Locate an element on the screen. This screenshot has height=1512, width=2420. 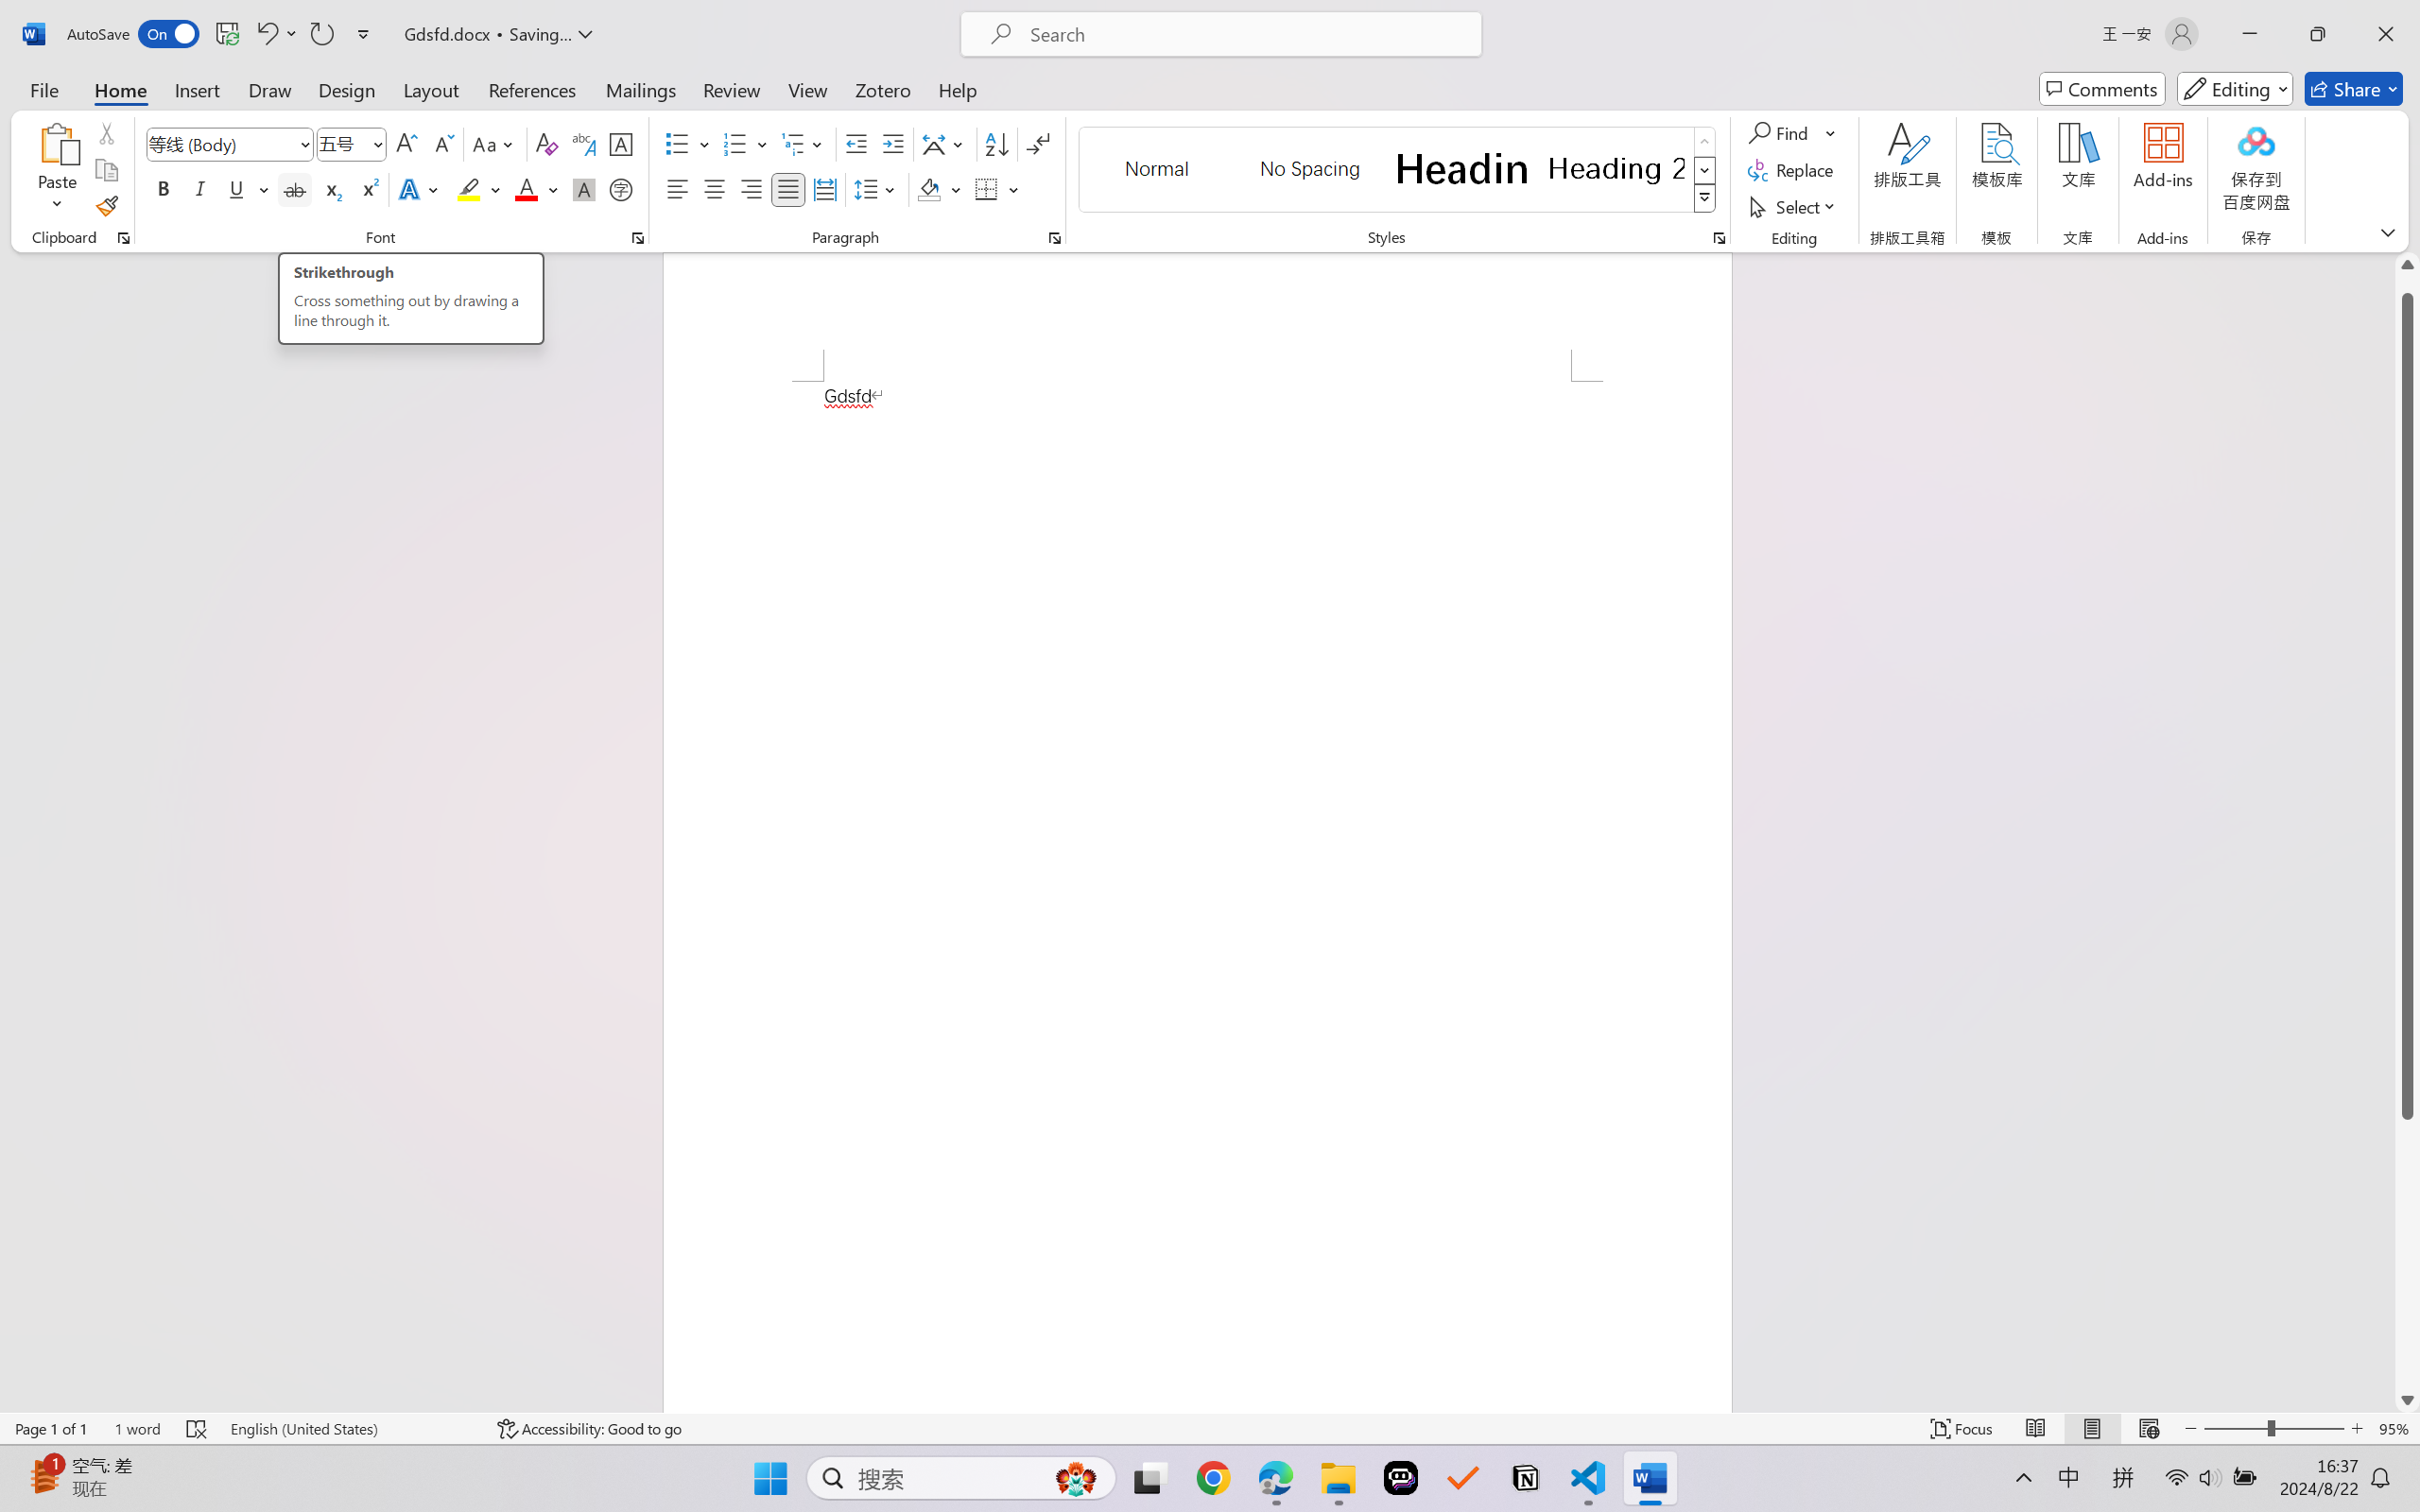
'Justify' is located at coordinates (787, 188).